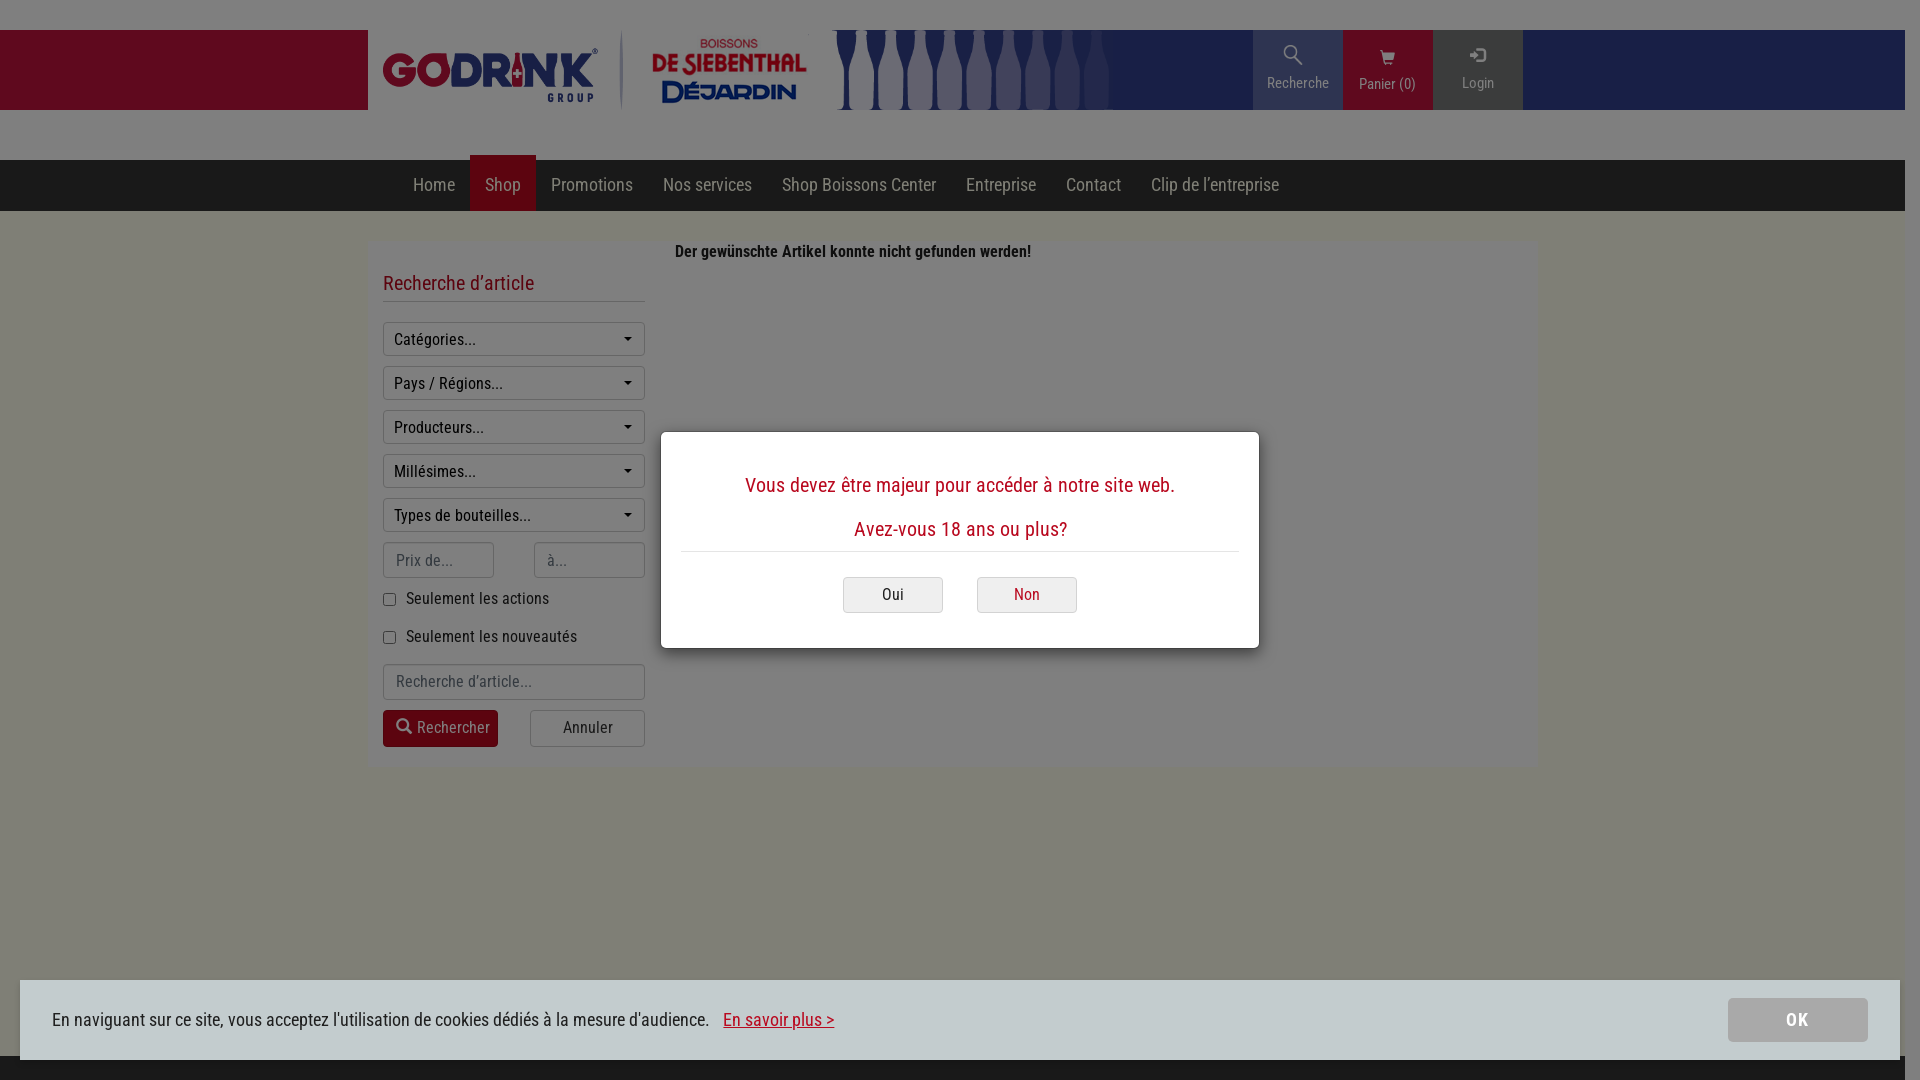 This screenshot has width=1920, height=1080. What do you see at coordinates (1477, 68) in the screenshot?
I see `'Login'` at bounding box center [1477, 68].